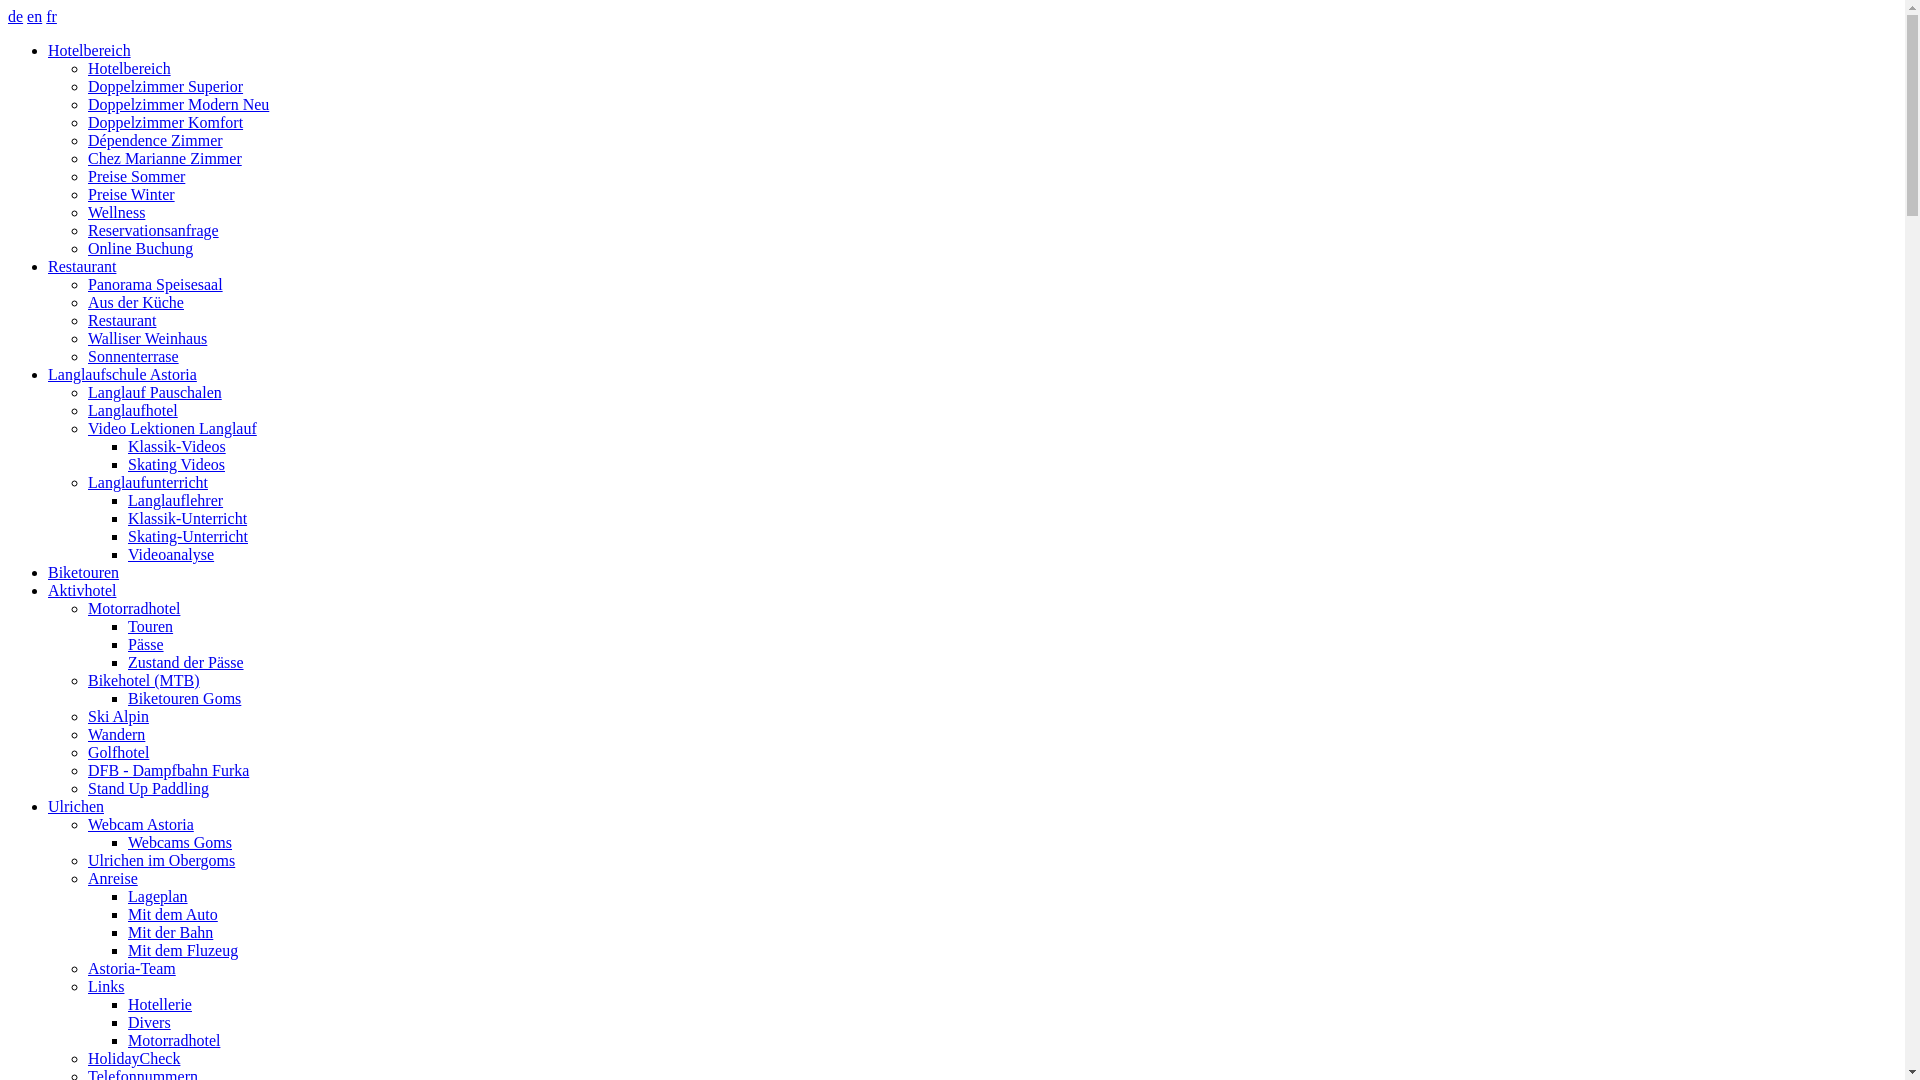  What do you see at coordinates (171, 554) in the screenshot?
I see `'Videoanalyse'` at bounding box center [171, 554].